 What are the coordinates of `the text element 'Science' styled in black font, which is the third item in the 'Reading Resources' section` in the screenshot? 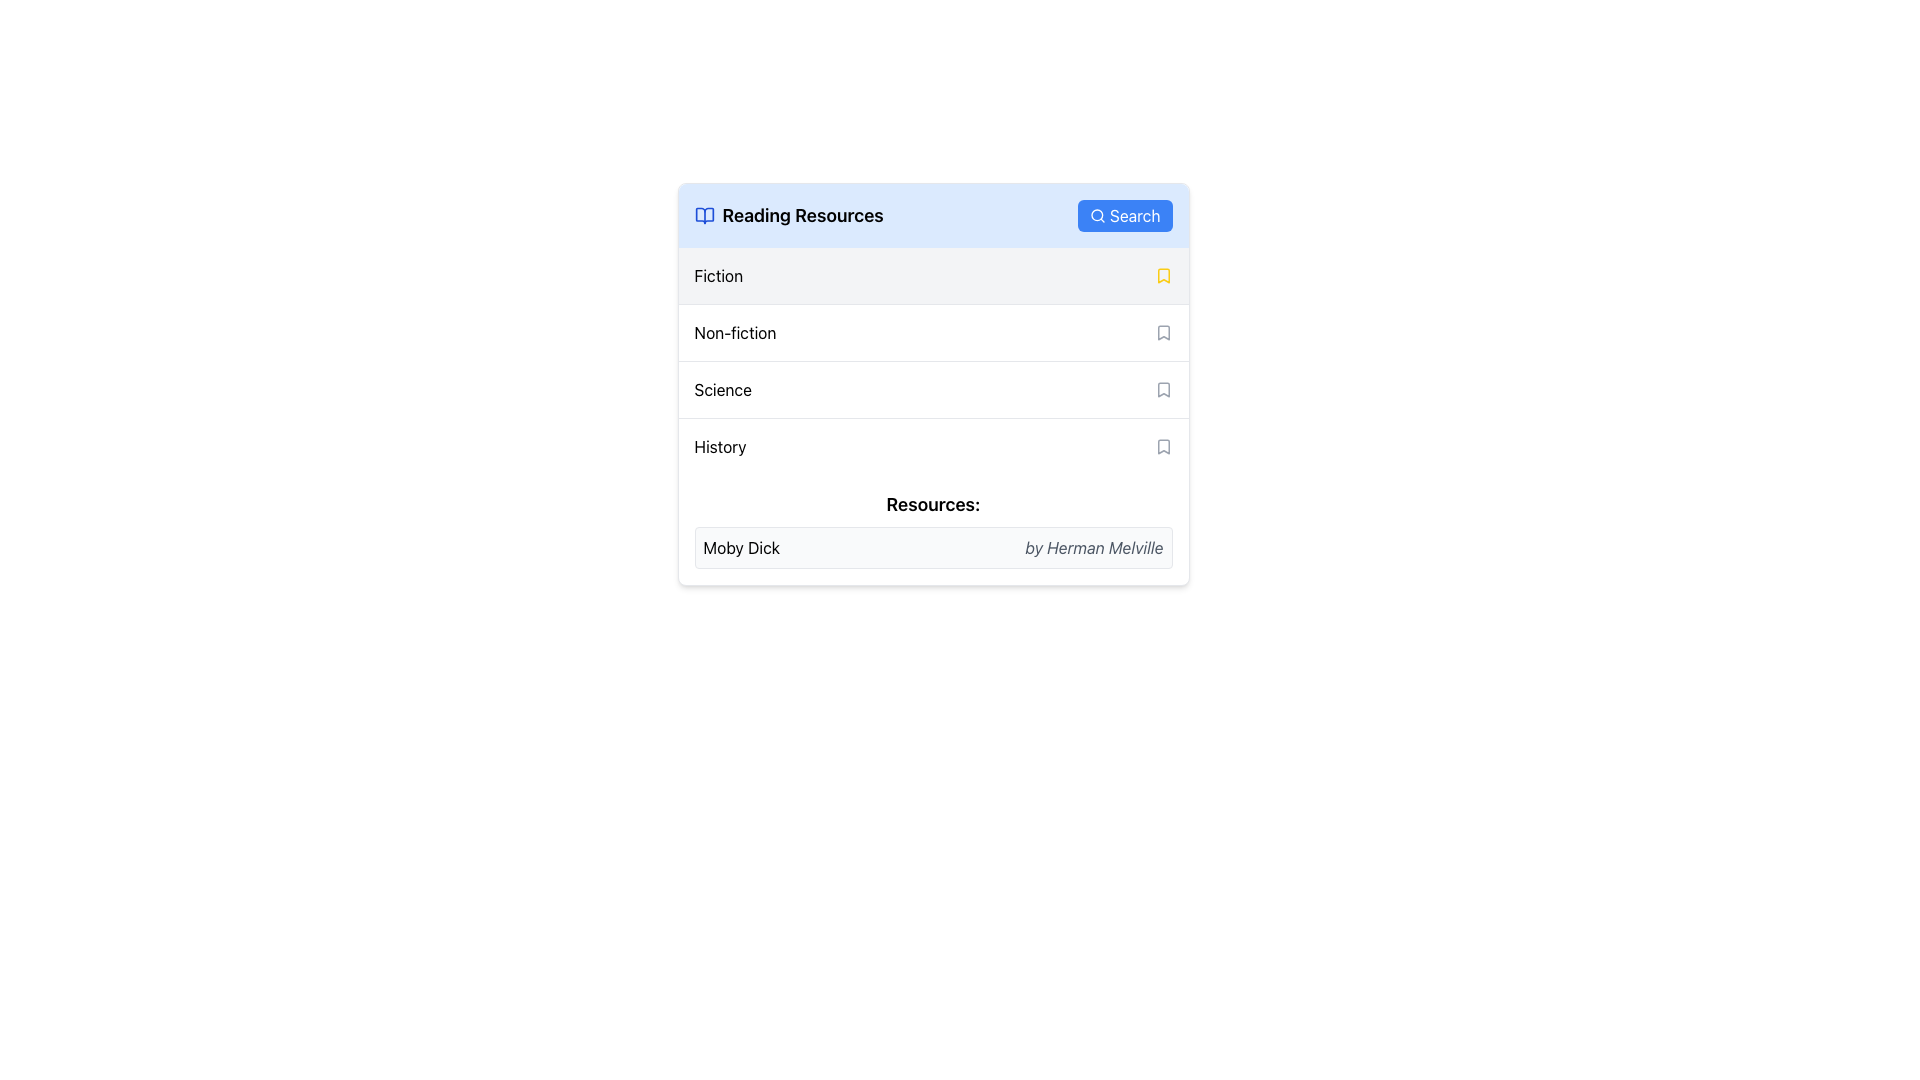 It's located at (722, 389).